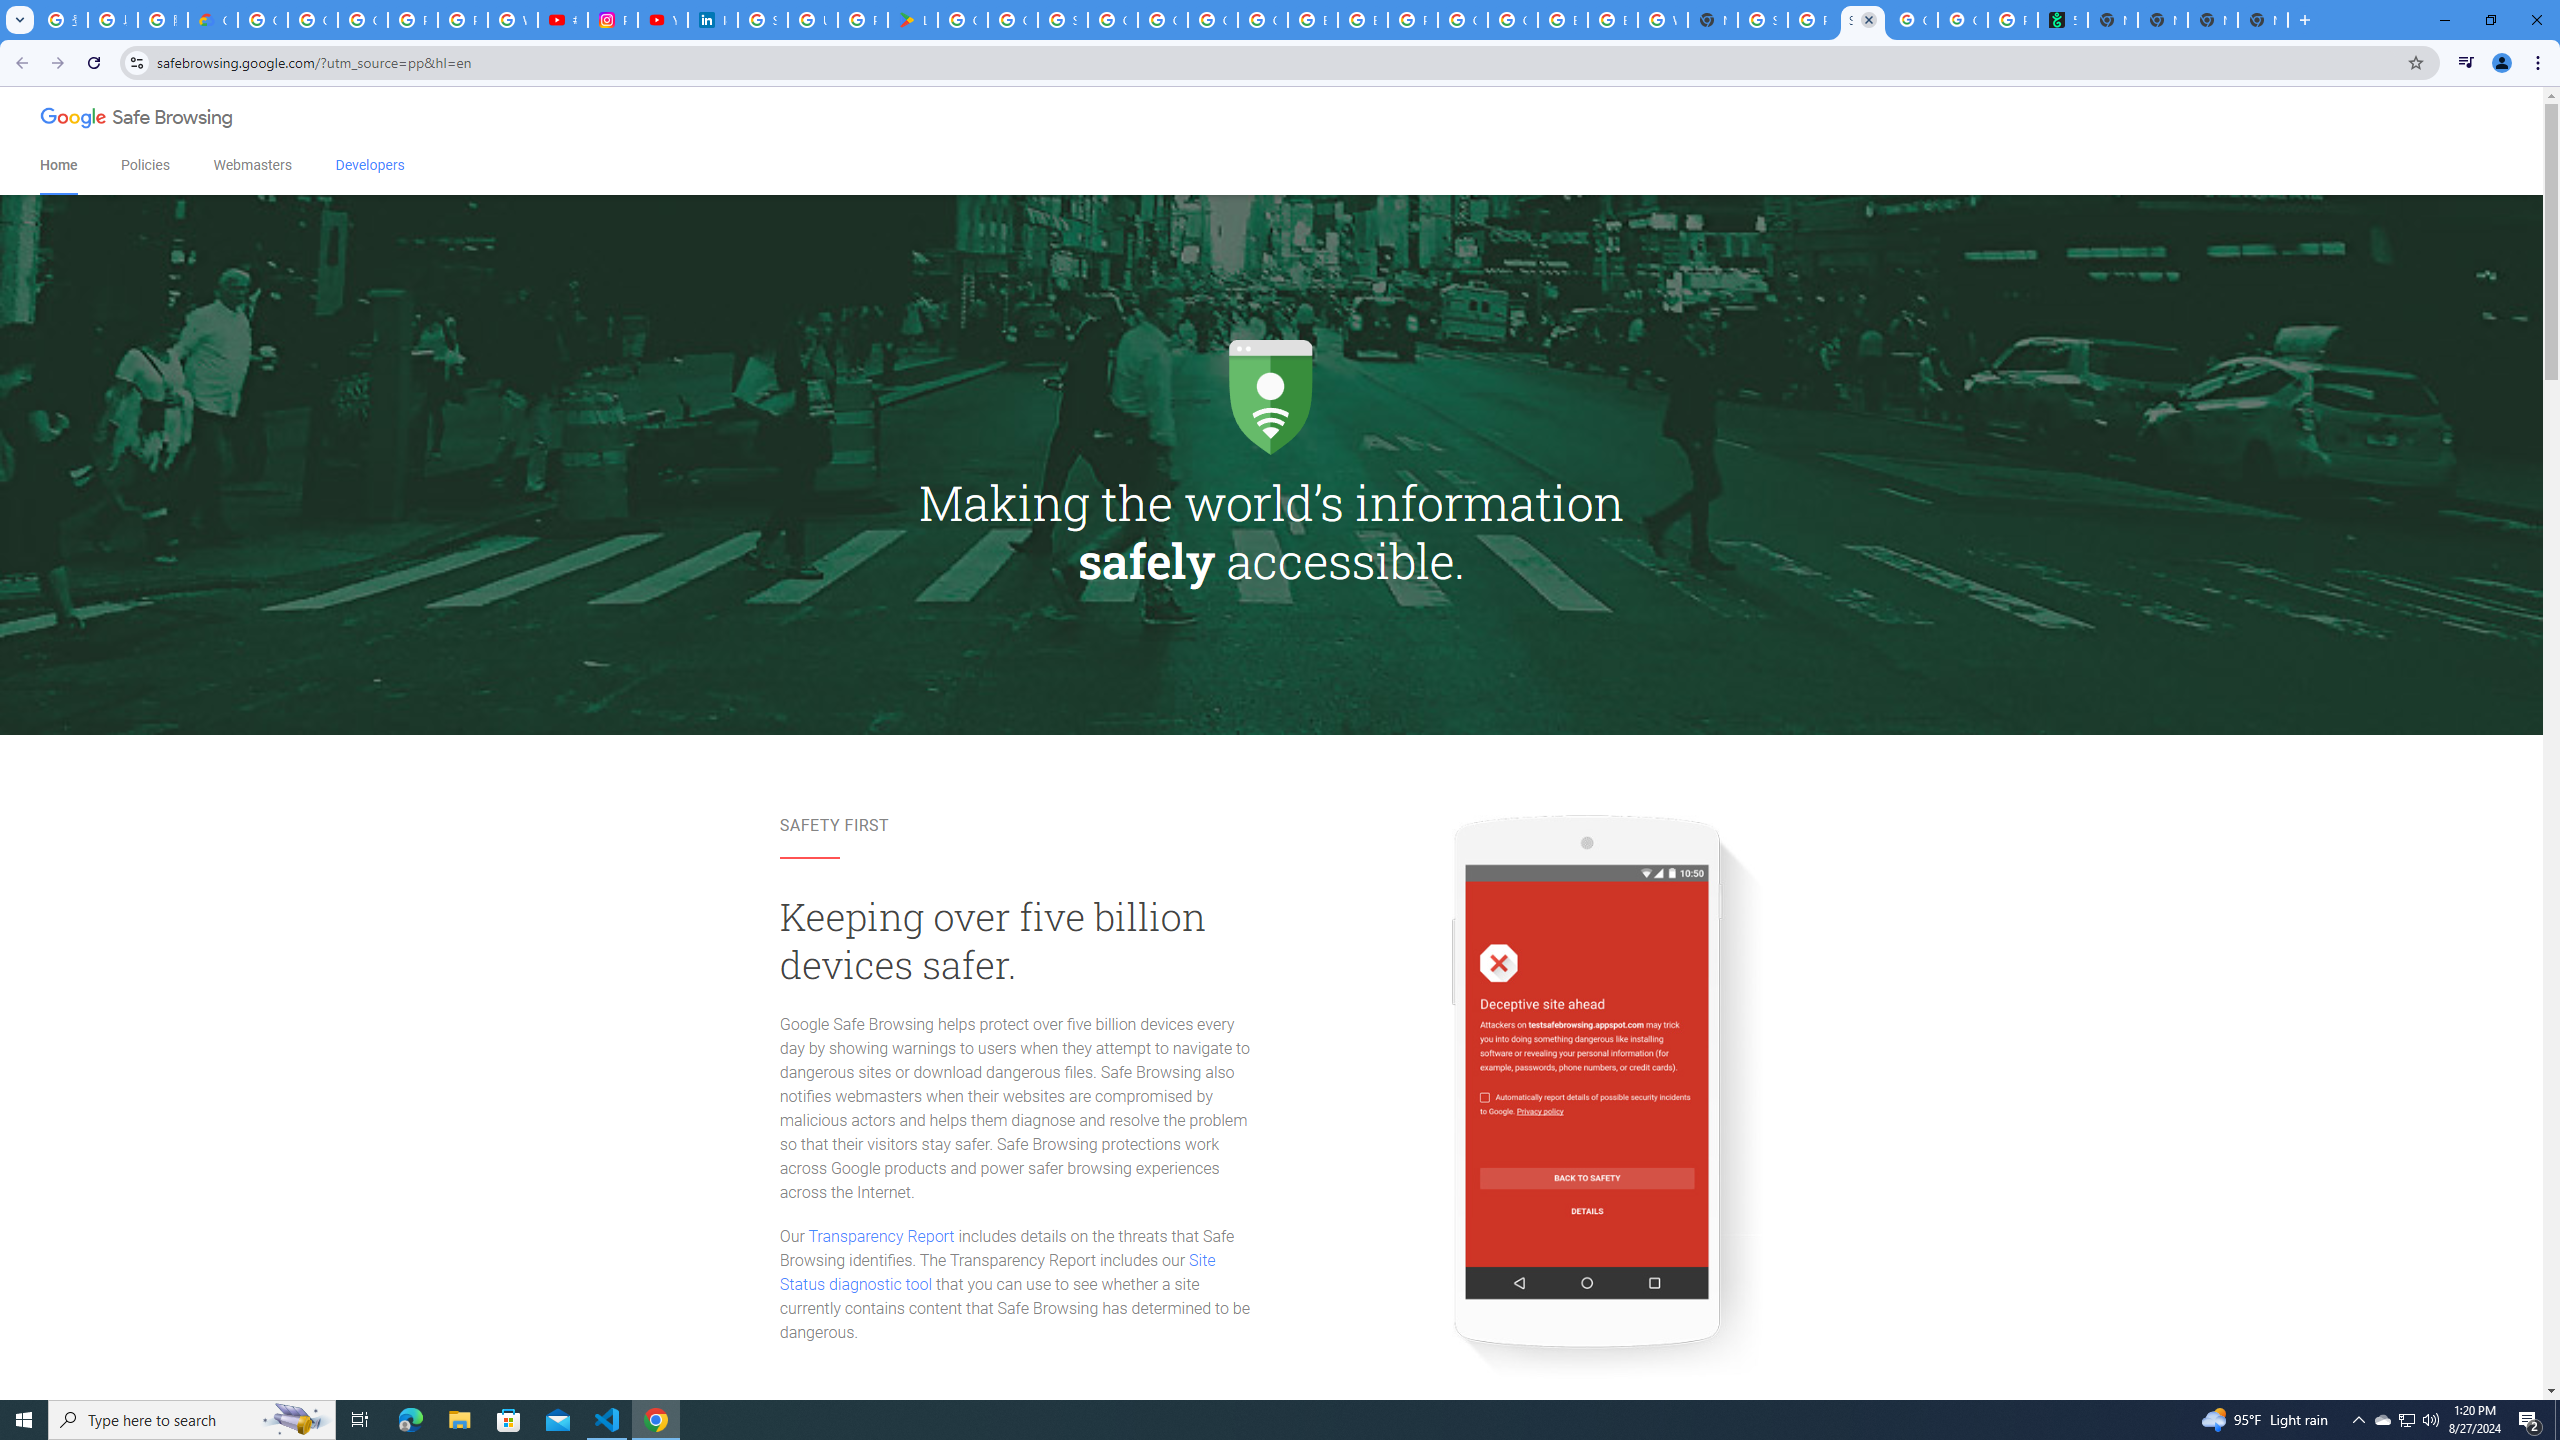  What do you see at coordinates (912, 19) in the screenshot?
I see `'Last Shelter: Survival - Apps on Google Play'` at bounding box center [912, 19].